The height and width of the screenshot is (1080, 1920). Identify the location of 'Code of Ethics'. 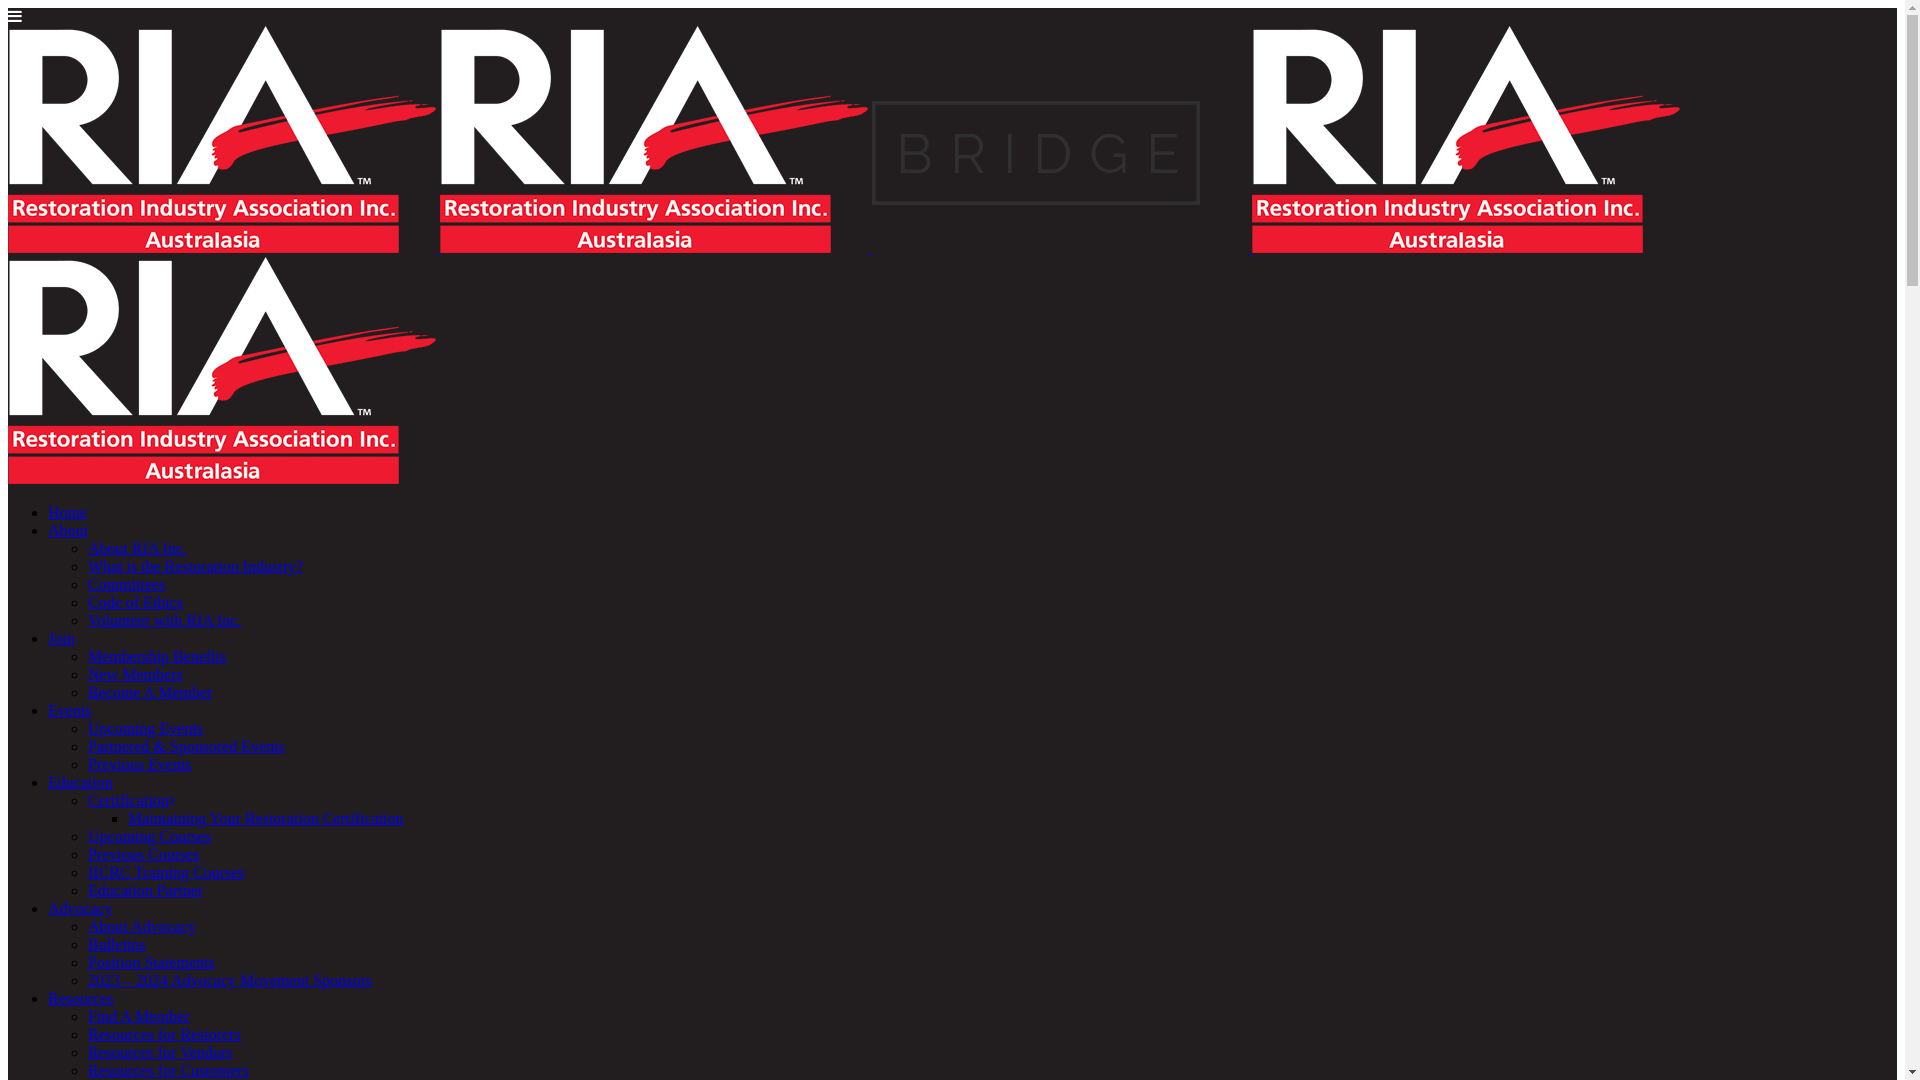
(134, 601).